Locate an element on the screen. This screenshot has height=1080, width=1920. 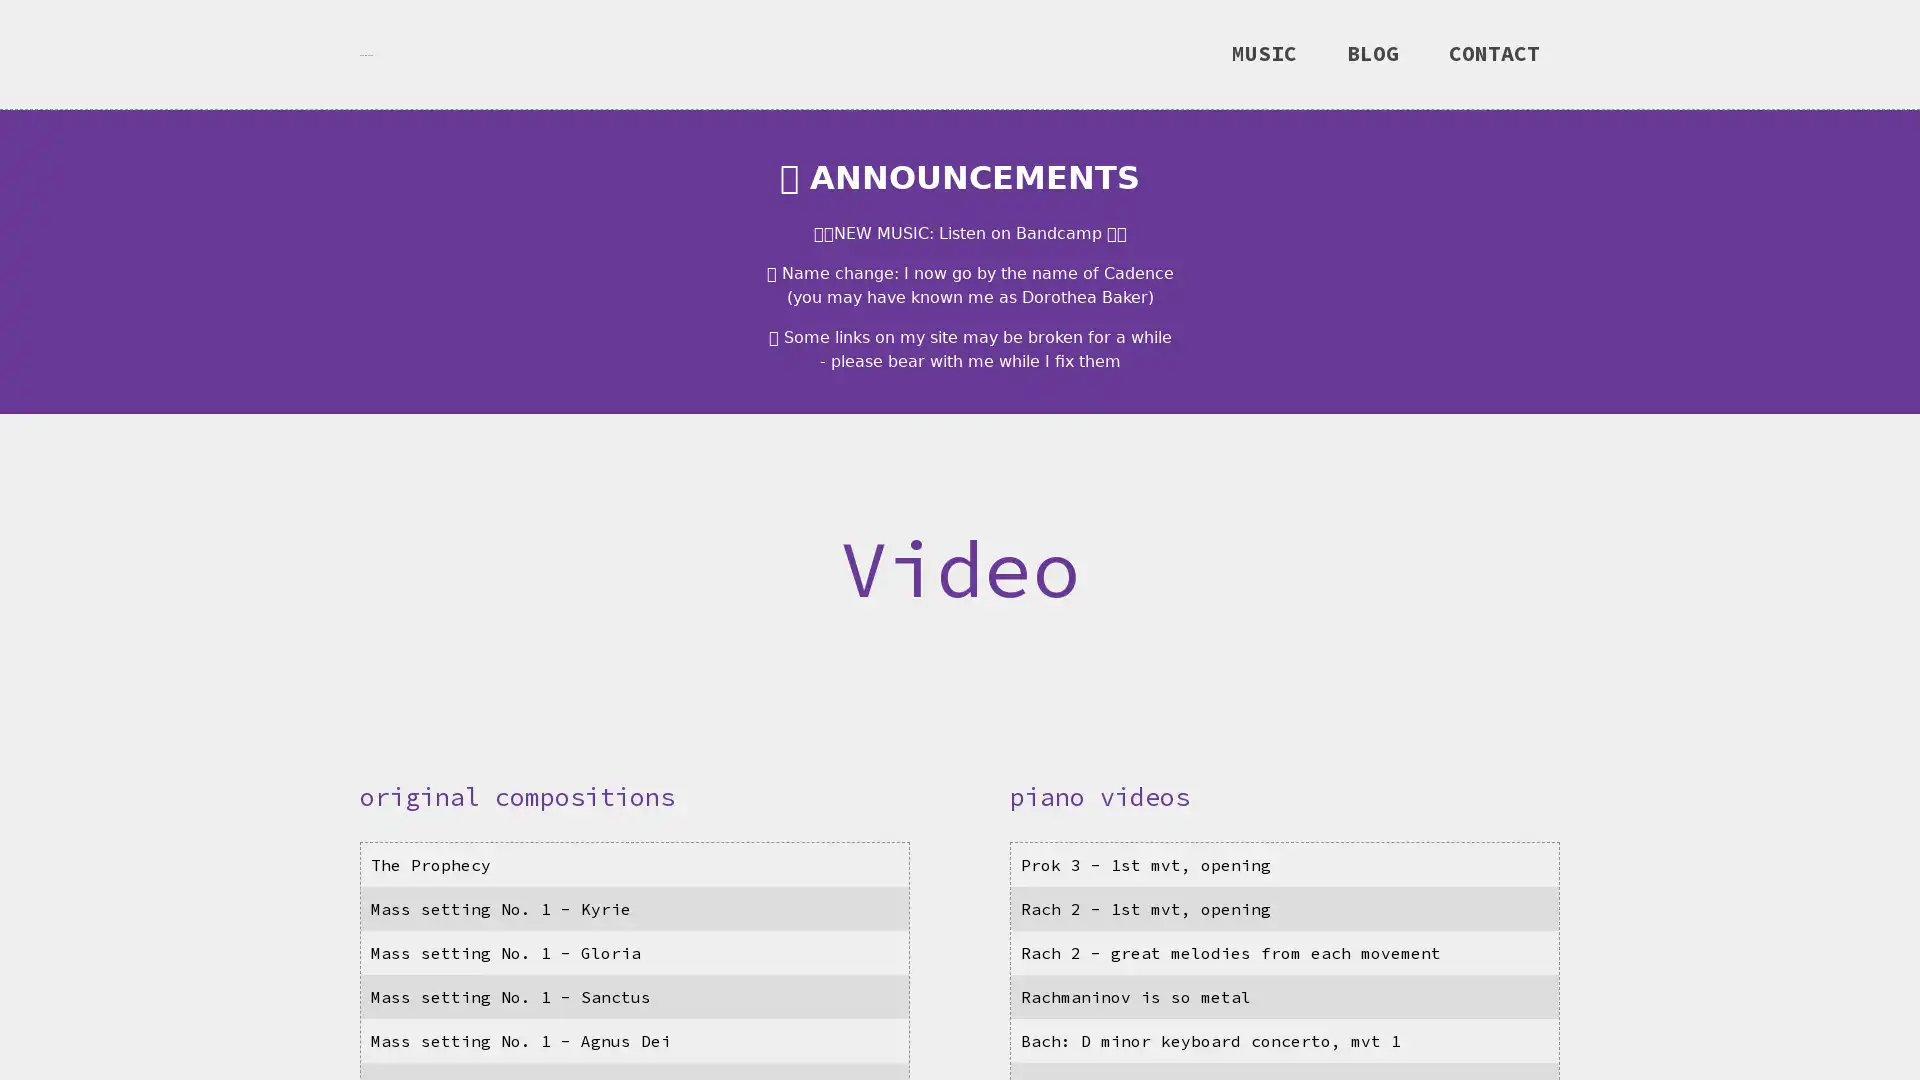
video: Rach 2 - great melodies from each movement is located at coordinates (1285, 951).